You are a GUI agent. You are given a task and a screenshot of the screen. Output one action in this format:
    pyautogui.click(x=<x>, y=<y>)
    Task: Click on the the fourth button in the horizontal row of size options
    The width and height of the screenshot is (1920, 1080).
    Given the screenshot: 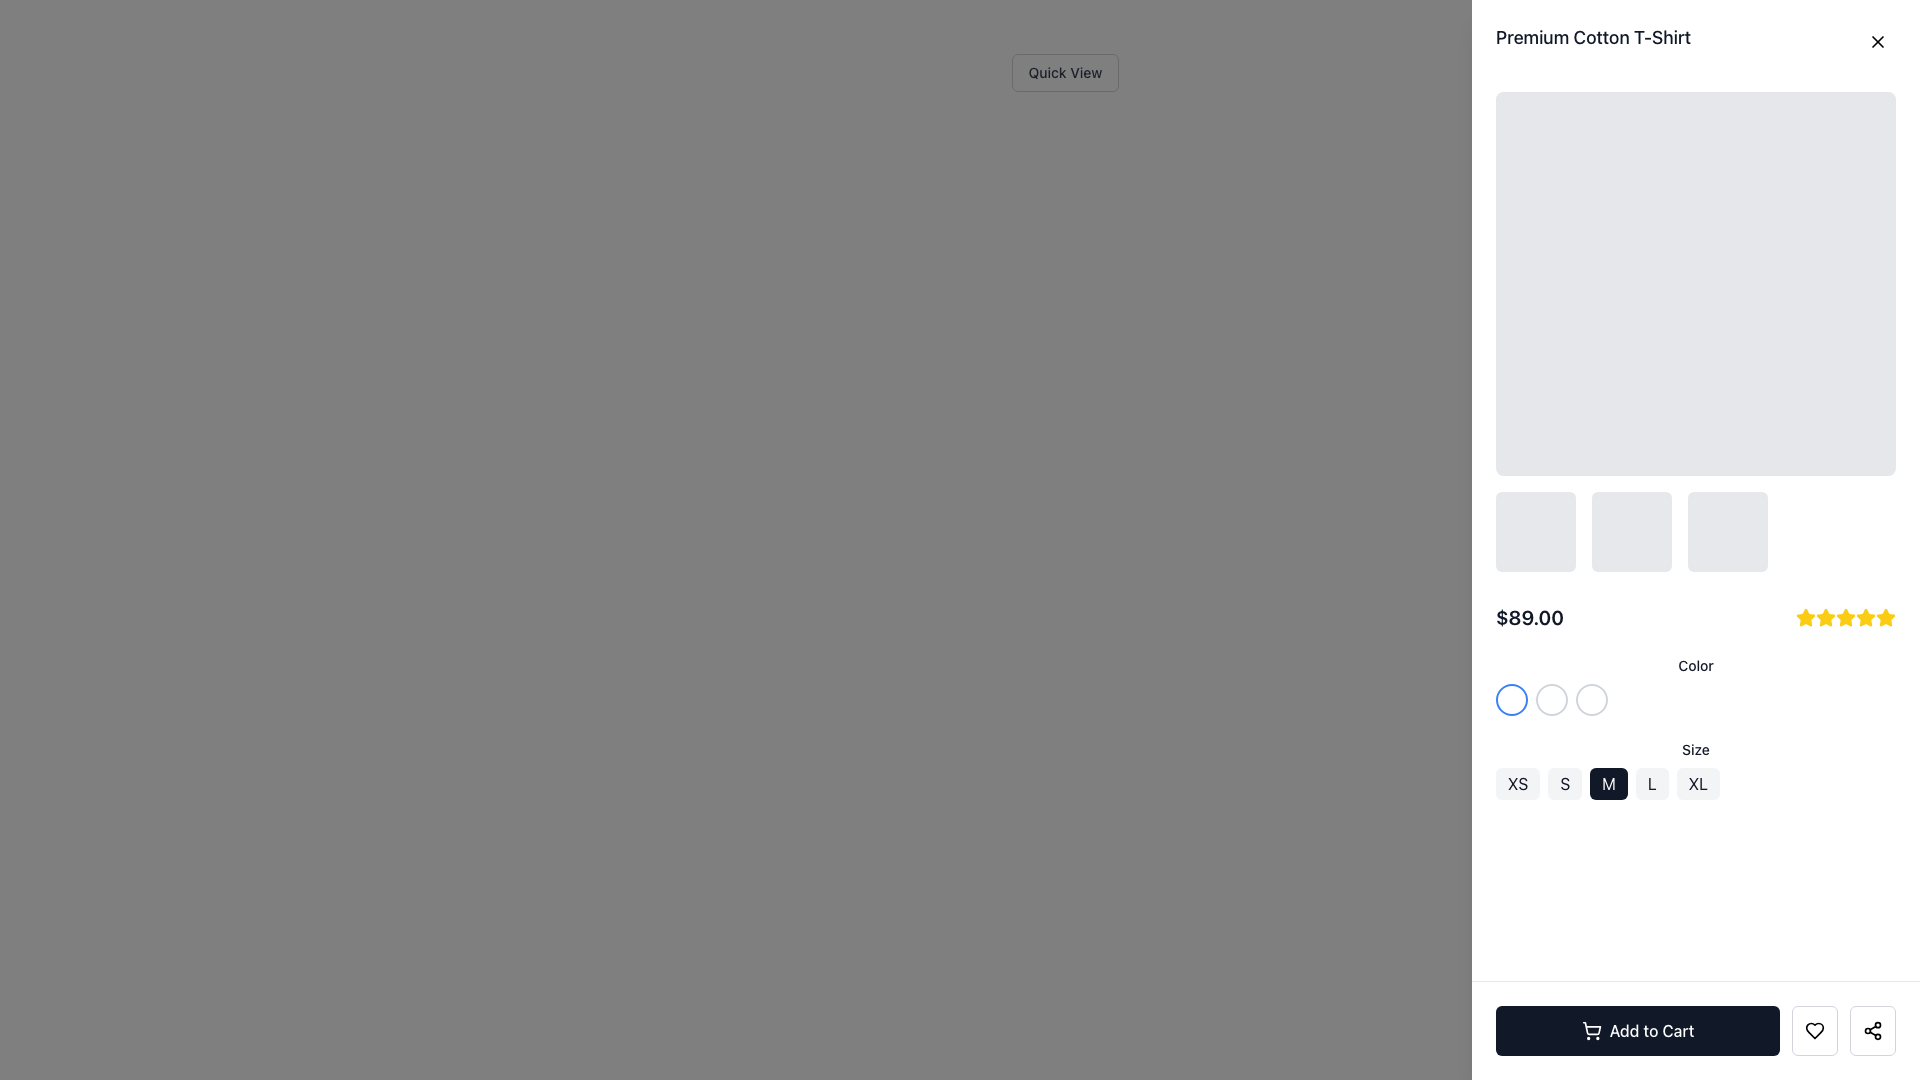 What is the action you would take?
    pyautogui.click(x=1651, y=782)
    